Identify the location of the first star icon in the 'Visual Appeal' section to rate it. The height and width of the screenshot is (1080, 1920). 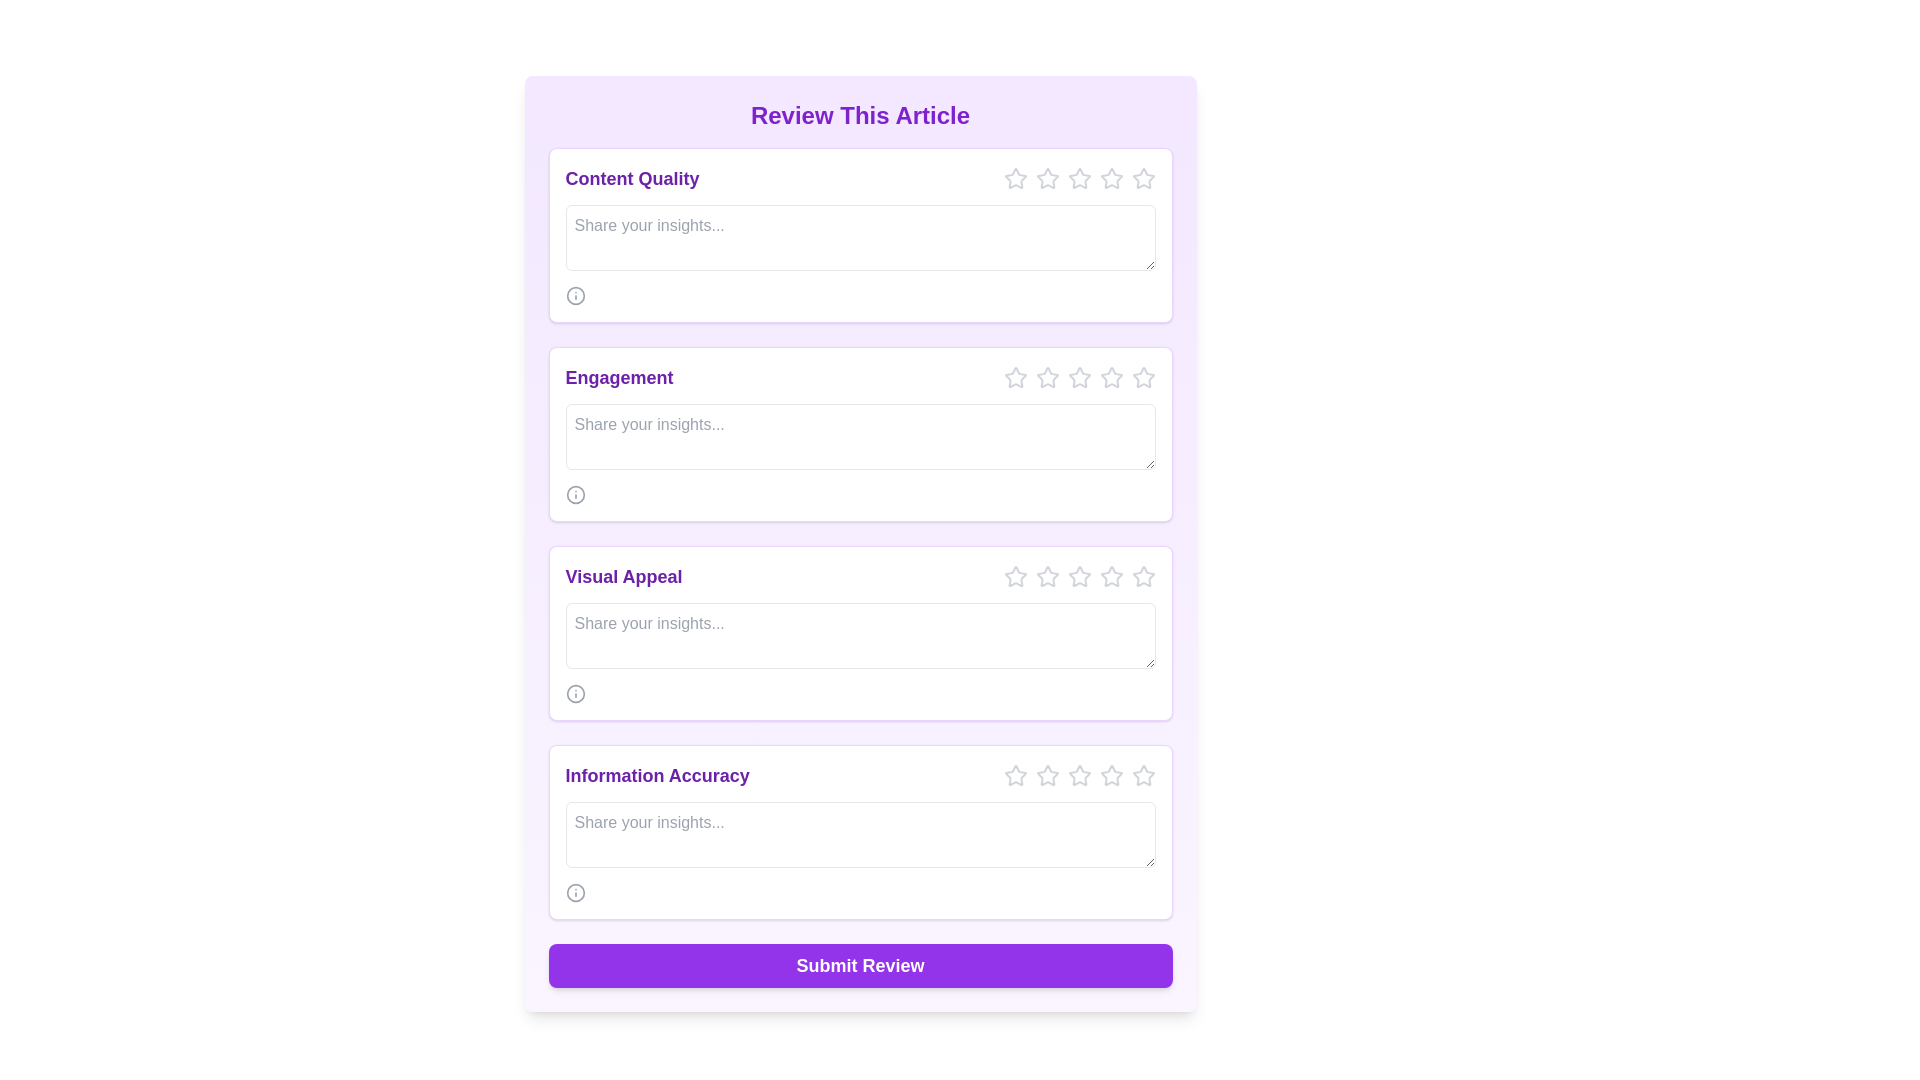
(1015, 577).